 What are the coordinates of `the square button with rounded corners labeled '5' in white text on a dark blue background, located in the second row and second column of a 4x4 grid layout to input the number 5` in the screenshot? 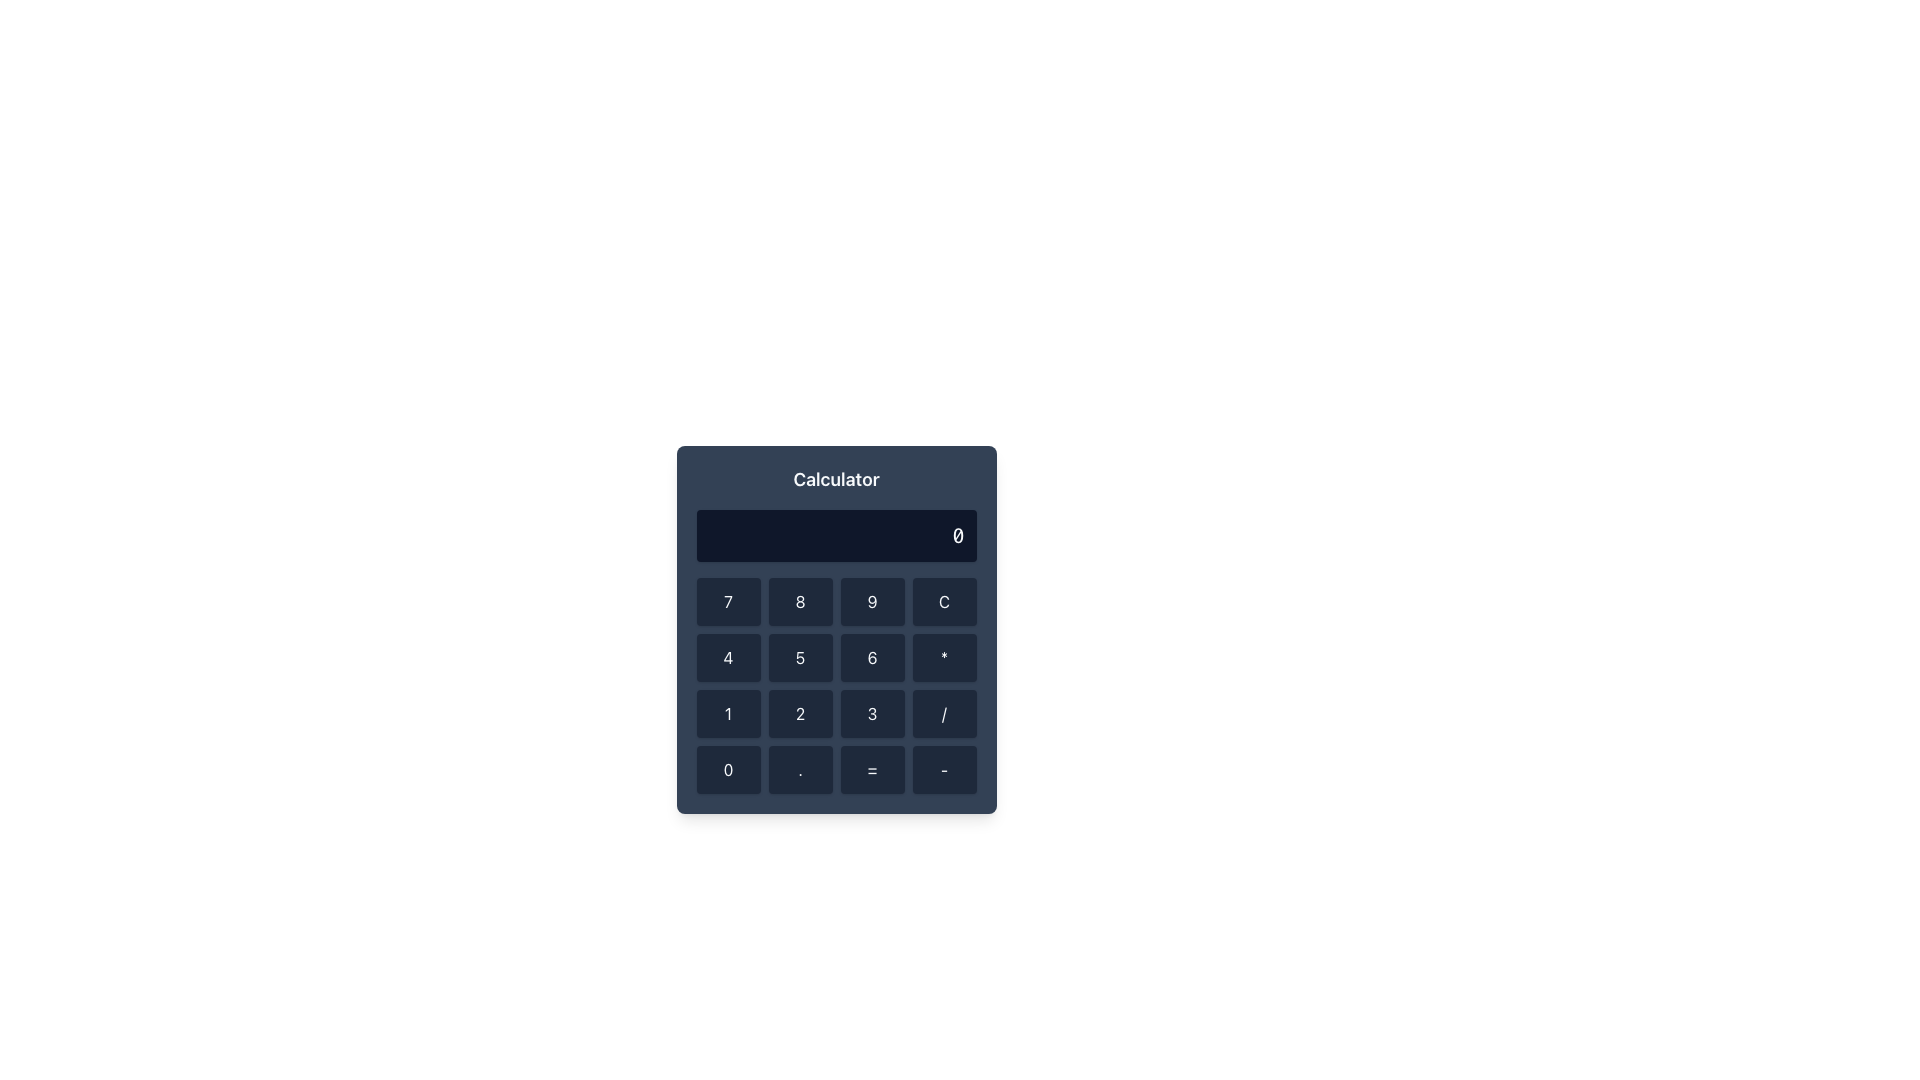 It's located at (800, 658).